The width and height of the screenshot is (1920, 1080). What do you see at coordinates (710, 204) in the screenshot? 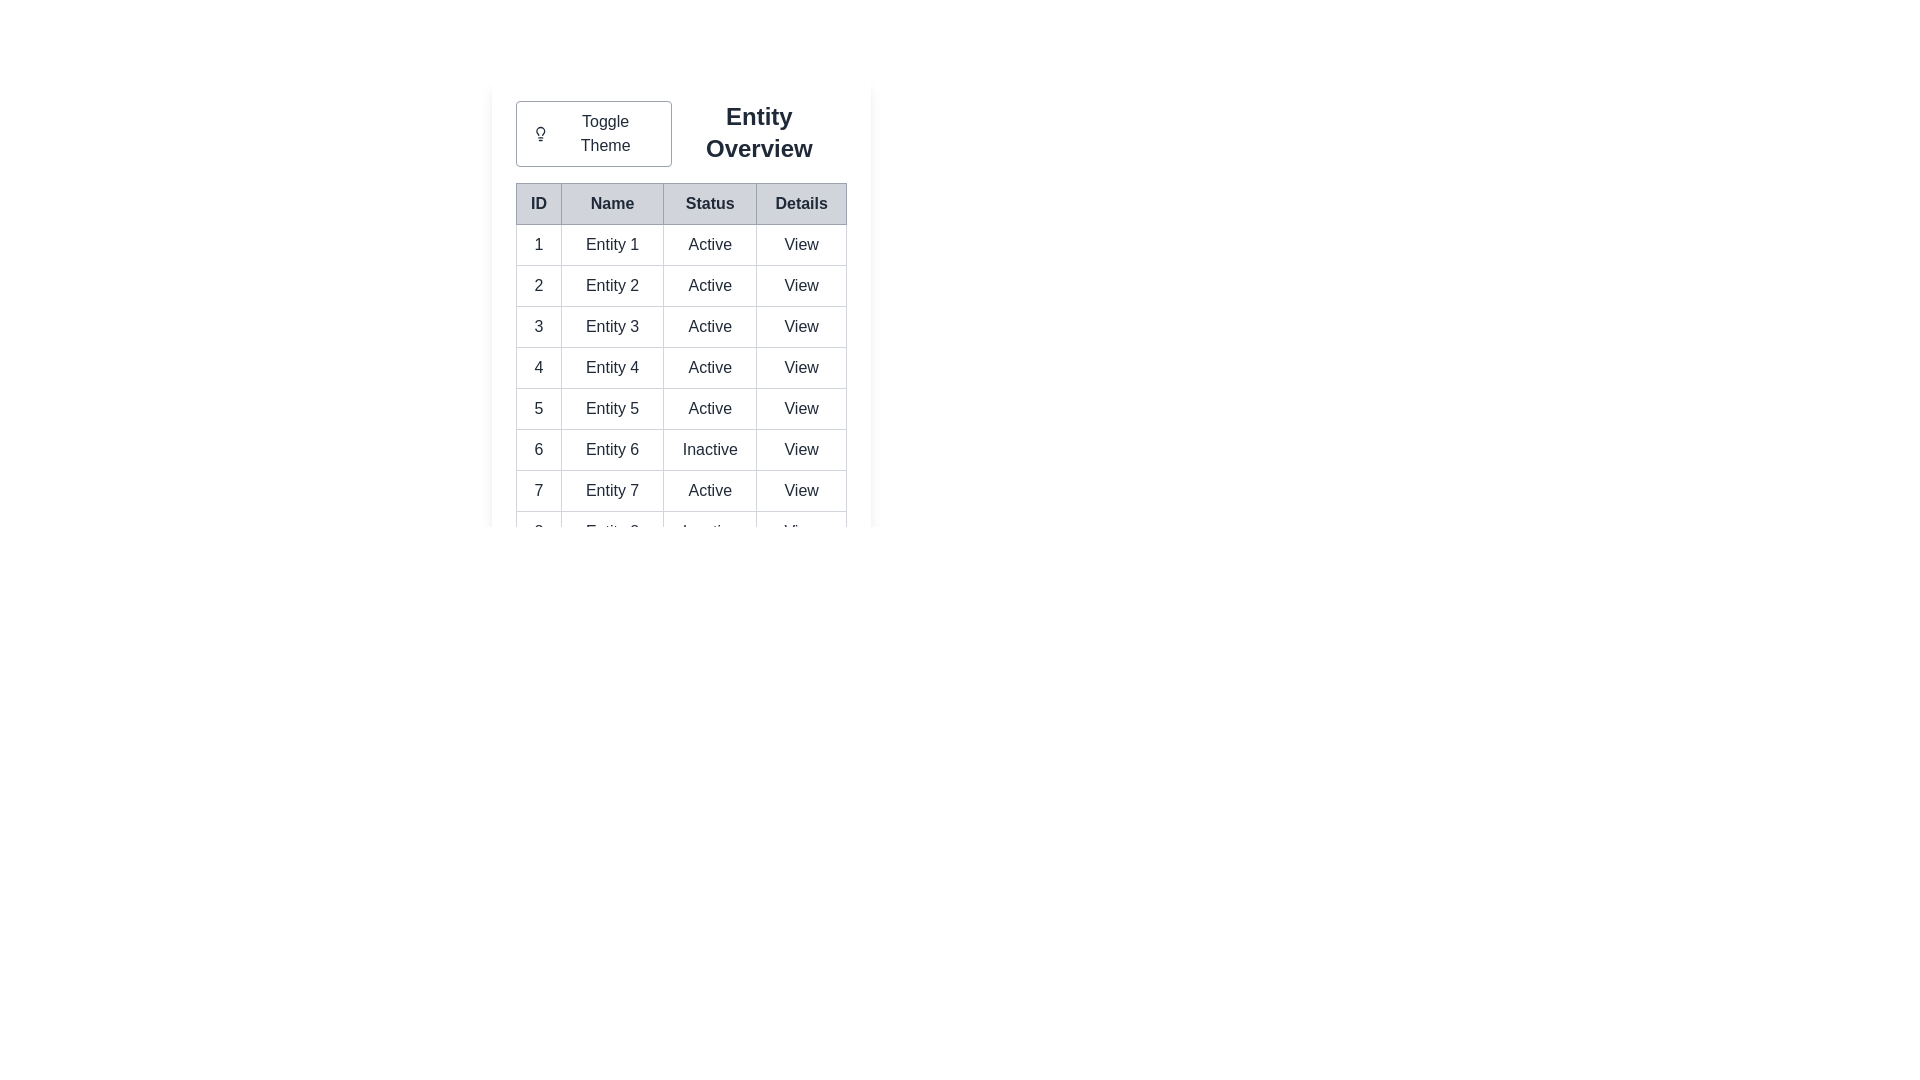
I see `the table header labeled Status to sort the data by that column` at bounding box center [710, 204].